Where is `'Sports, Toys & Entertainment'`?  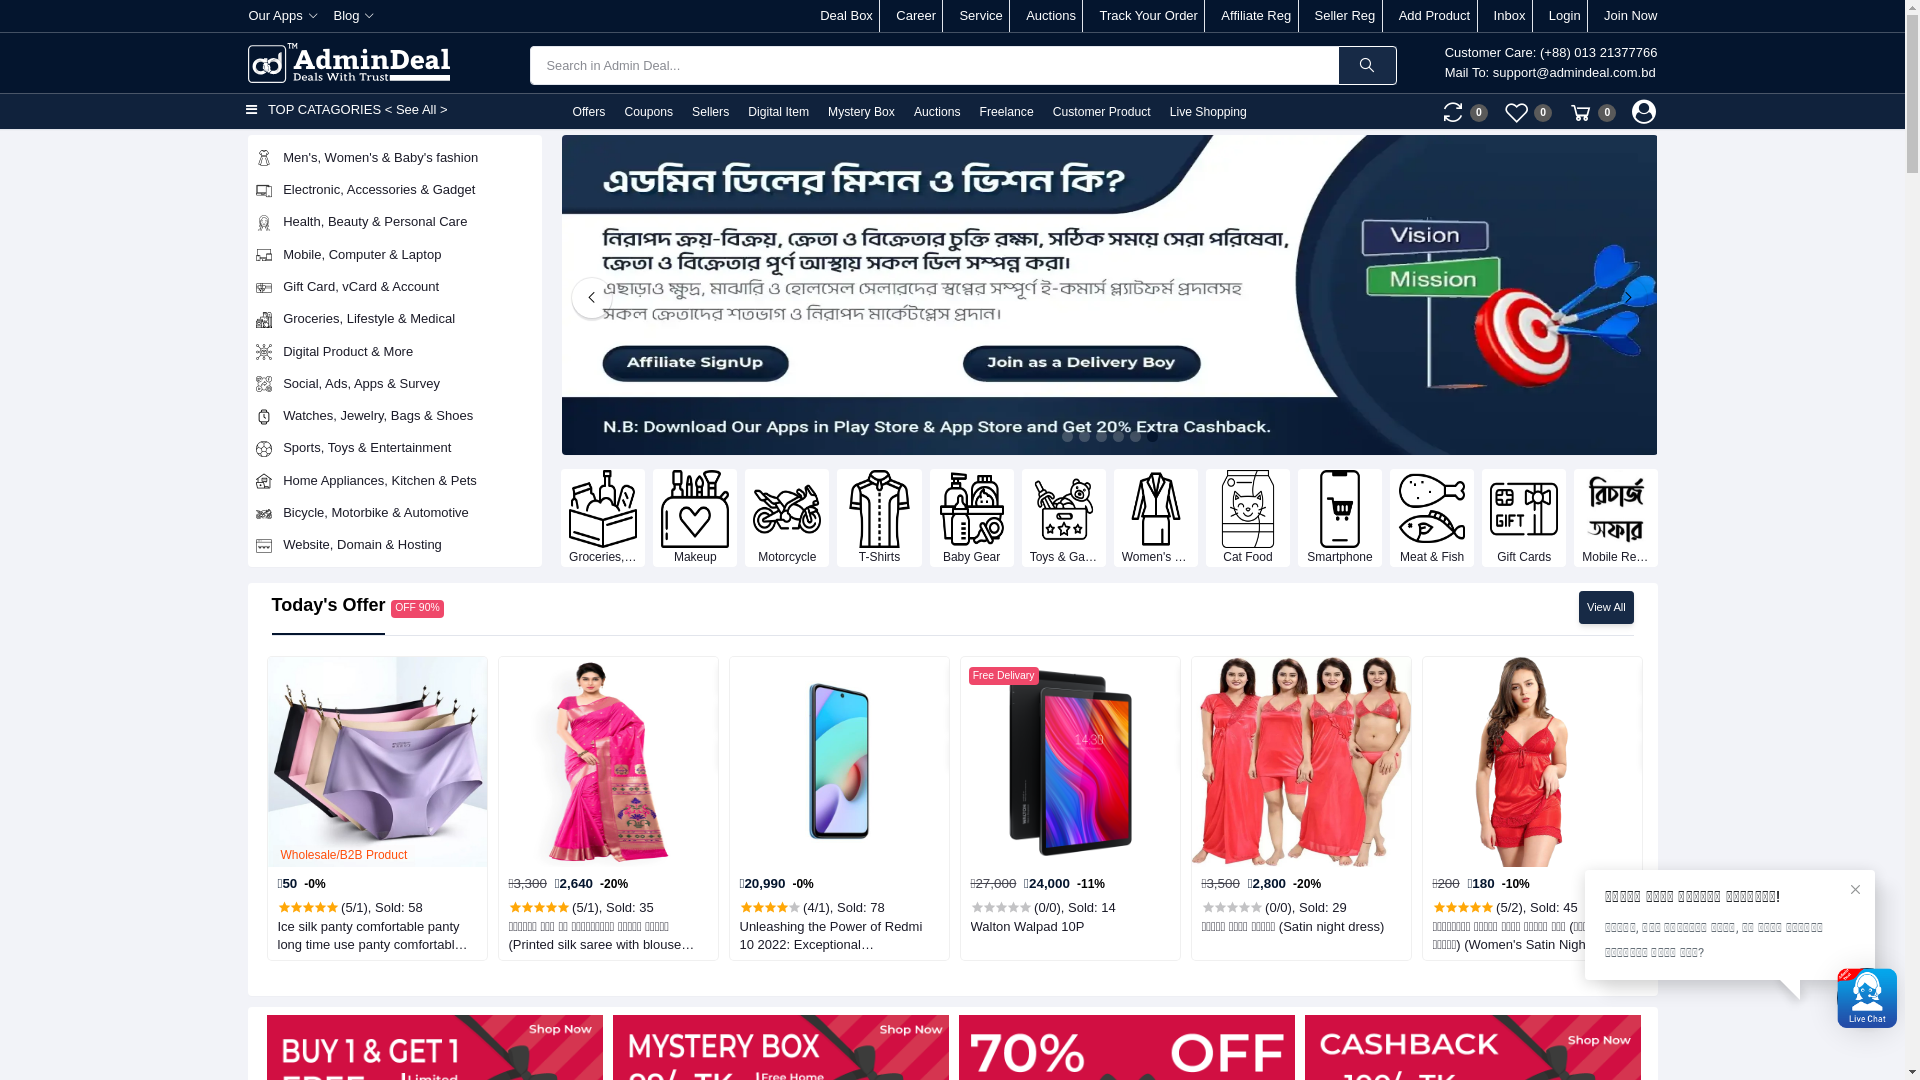 'Sports, Toys & Entertainment' is located at coordinates (395, 446).